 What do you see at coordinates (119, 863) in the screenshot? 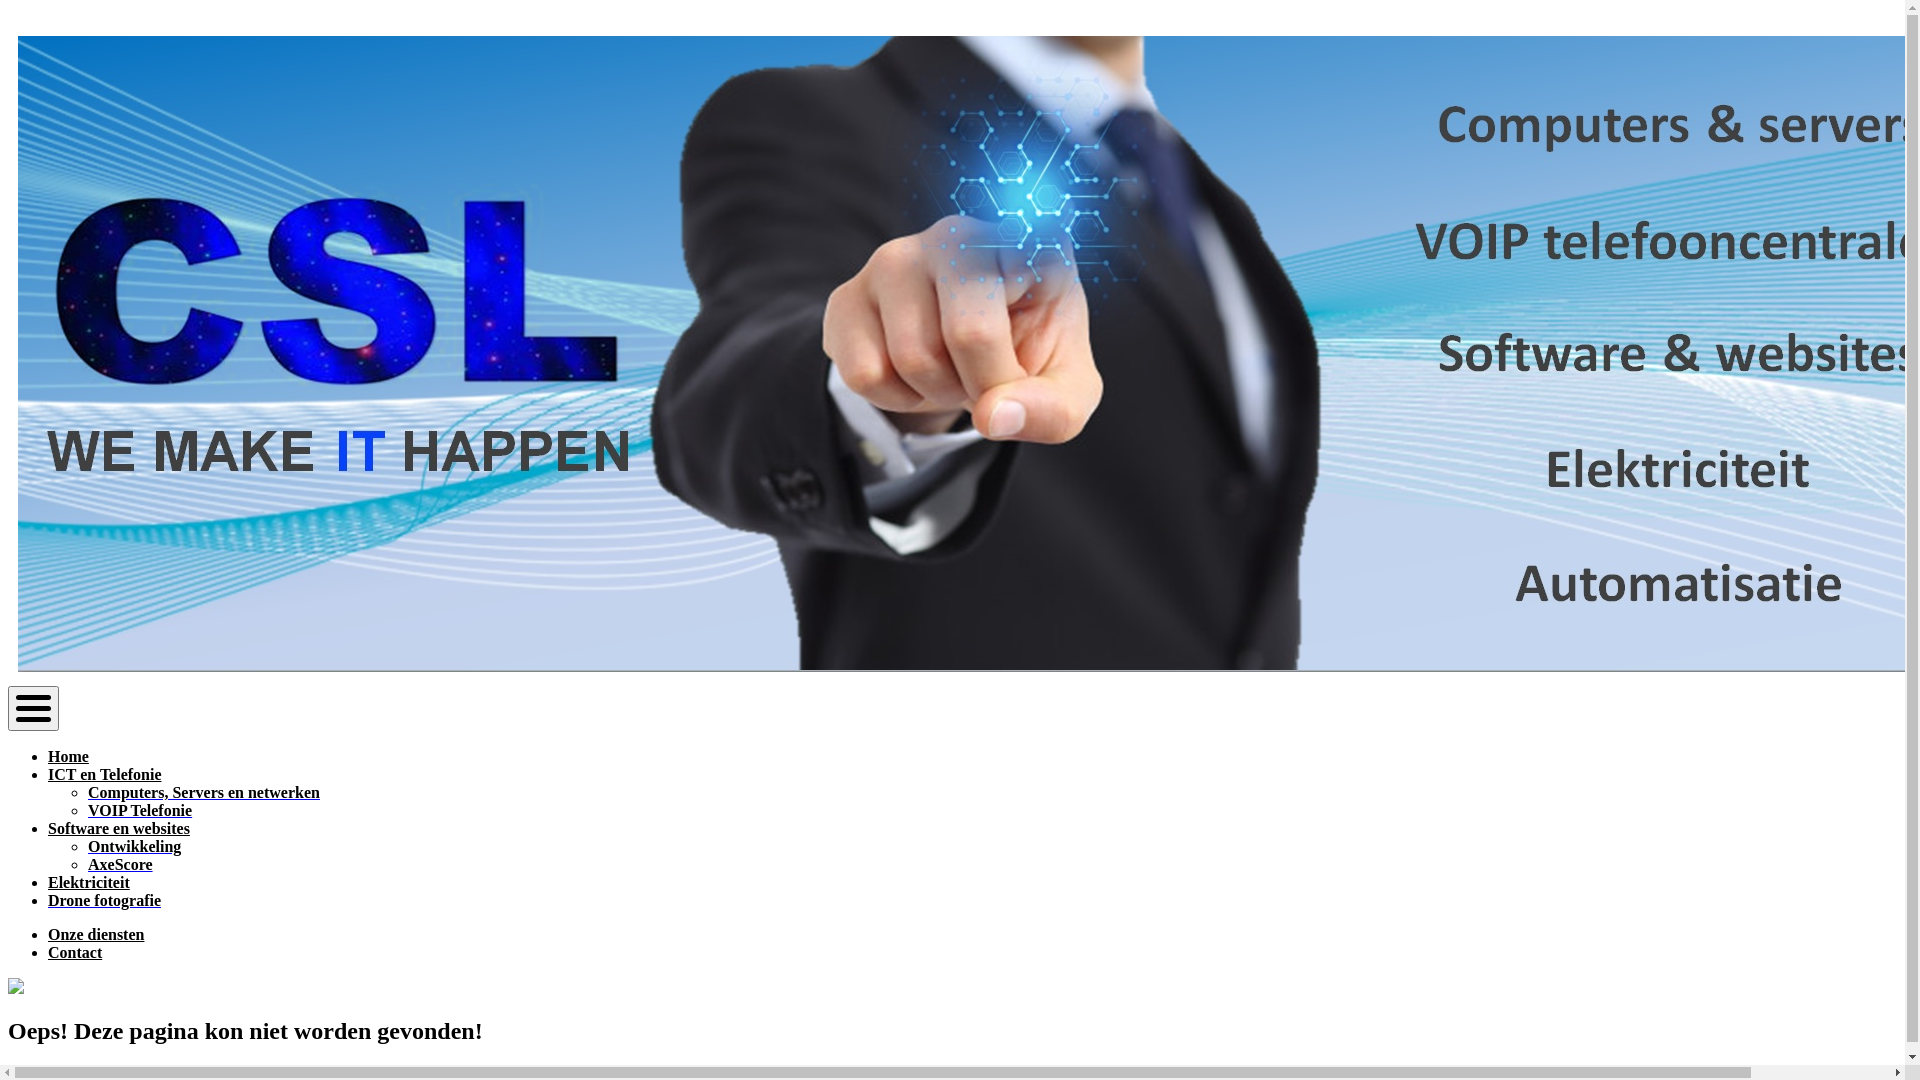
I see `'AxeScore'` at bounding box center [119, 863].